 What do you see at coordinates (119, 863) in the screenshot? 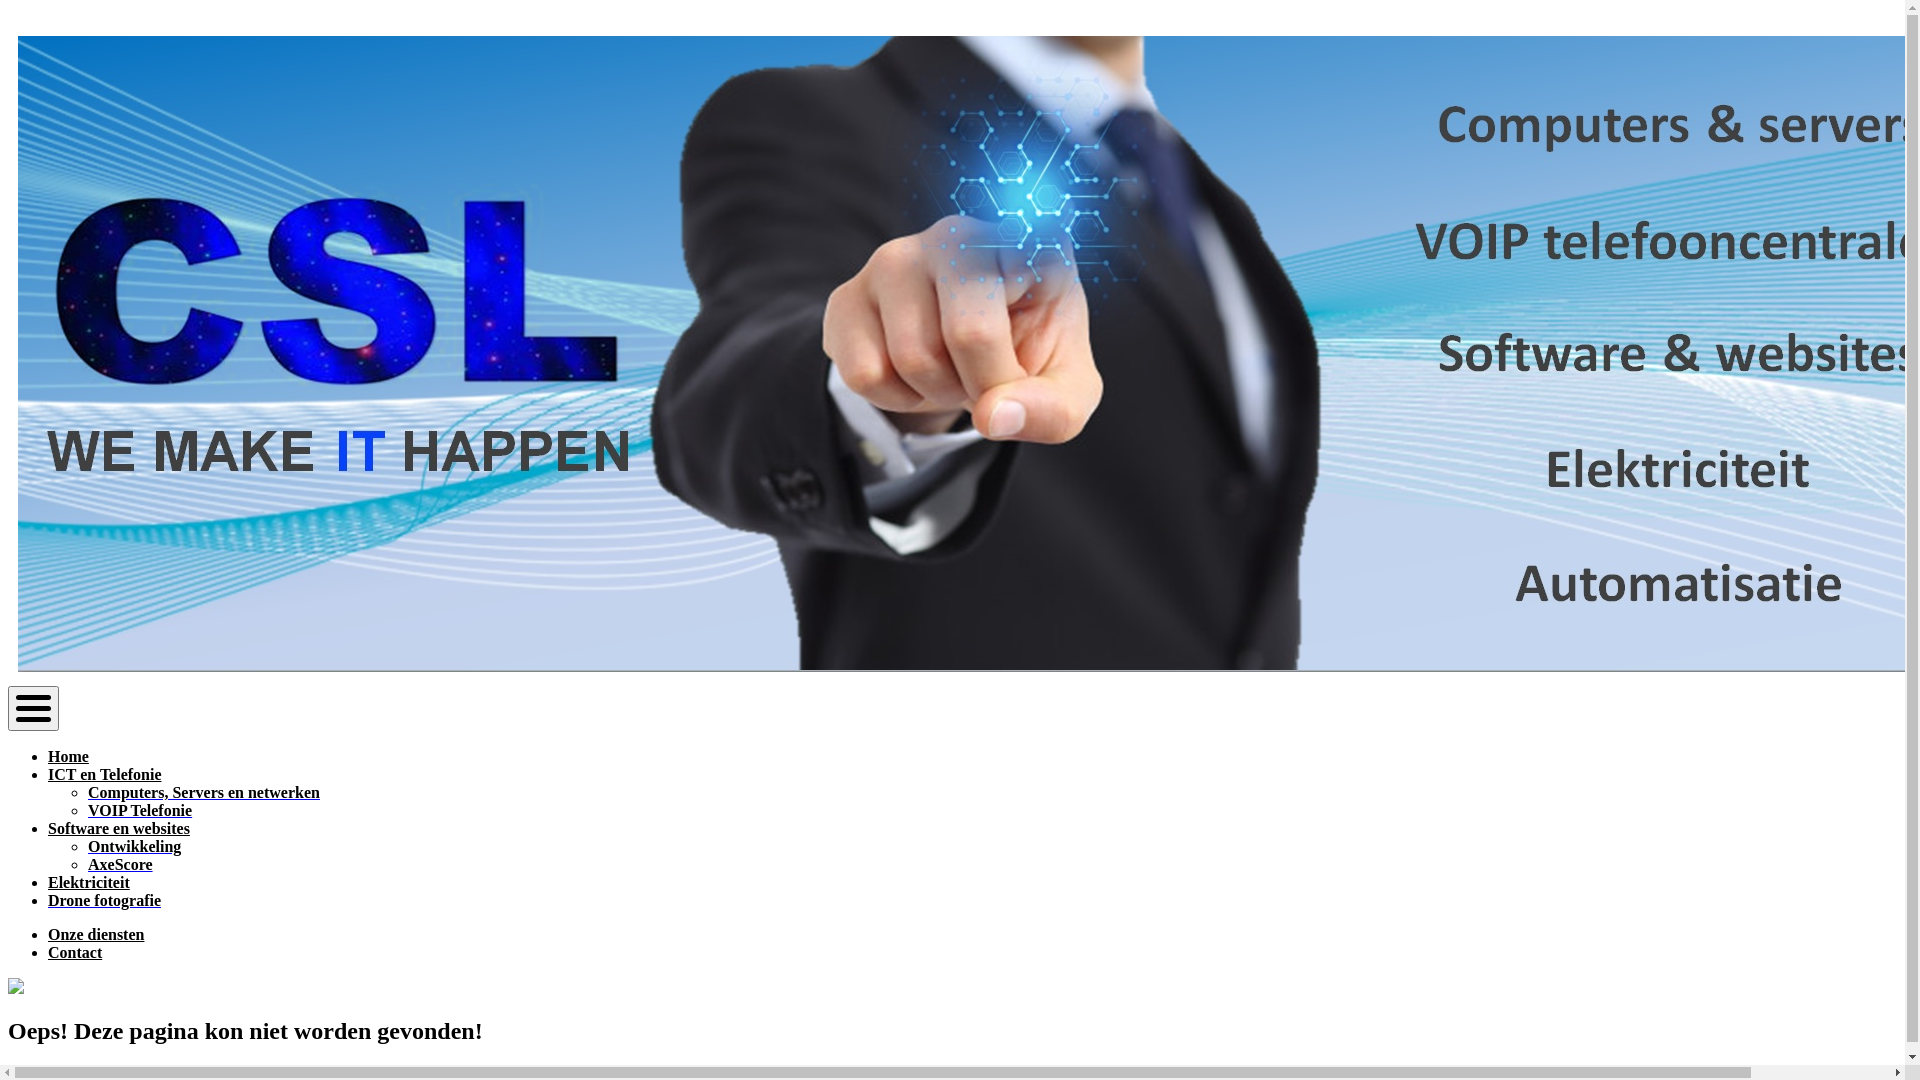
I see `'AxeScore'` at bounding box center [119, 863].